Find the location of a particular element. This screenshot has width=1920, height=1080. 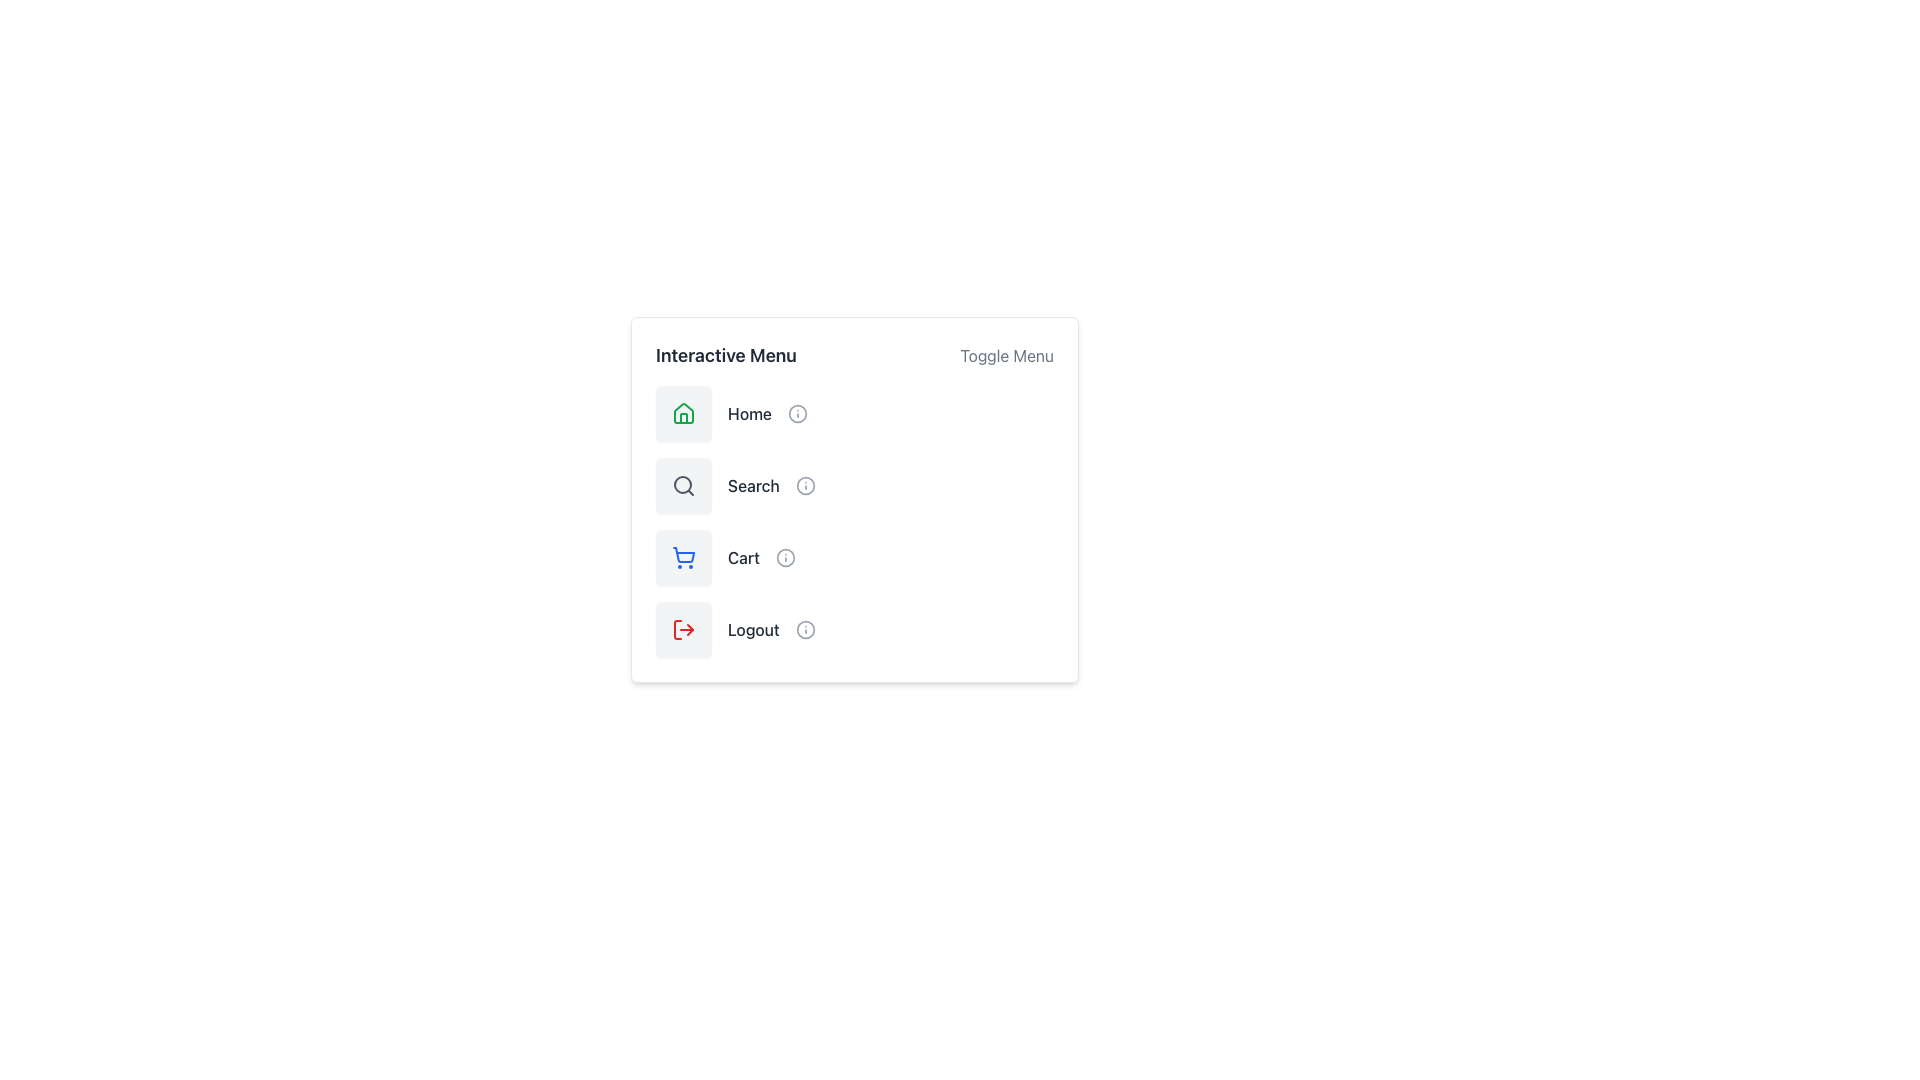

the circular icon located to the right of the 'Cart' label in the vertical menu layout, which is the third item from the top is located at coordinates (785, 558).